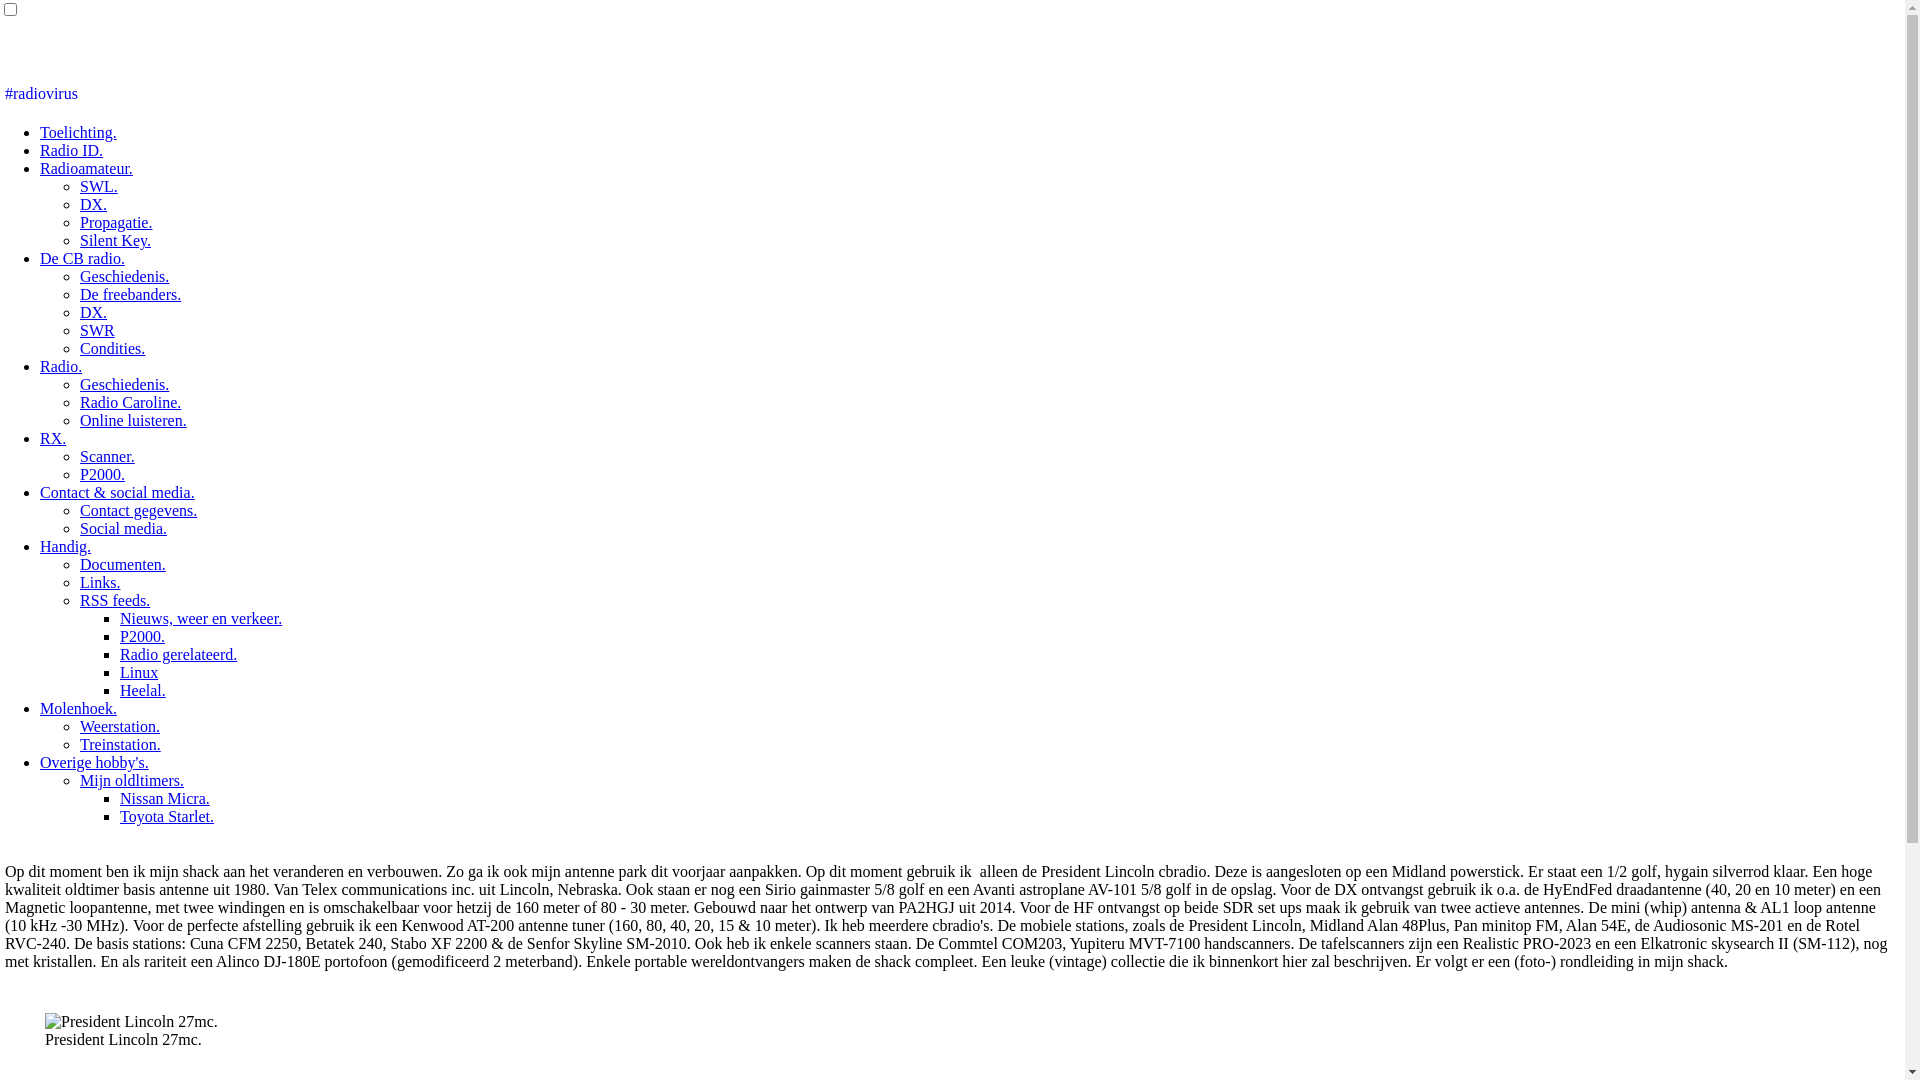 This screenshot has height=1080, width=1920. Describe the element at coordinates (101, 474) in the screenshot. I see `'P2000.'` at that location.